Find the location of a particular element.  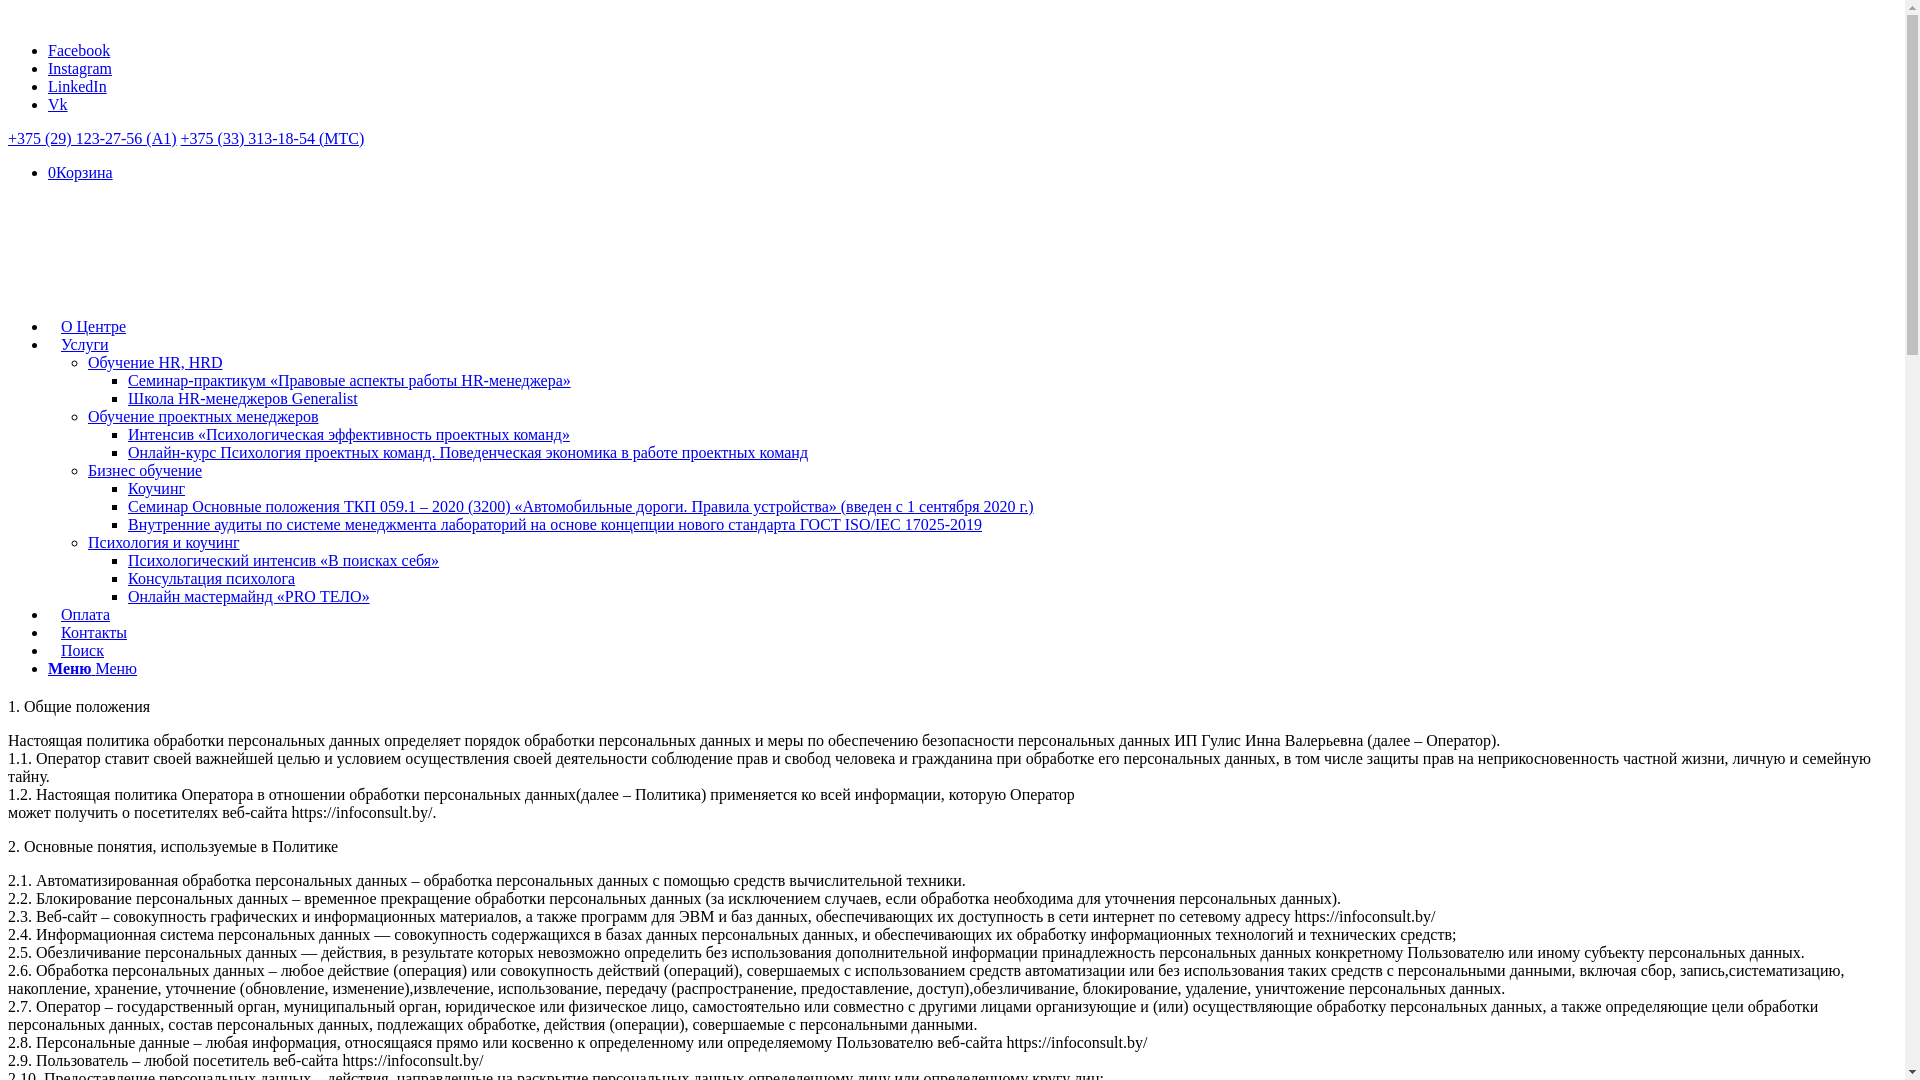

'Facebook' is located at coordinates (78, 49).